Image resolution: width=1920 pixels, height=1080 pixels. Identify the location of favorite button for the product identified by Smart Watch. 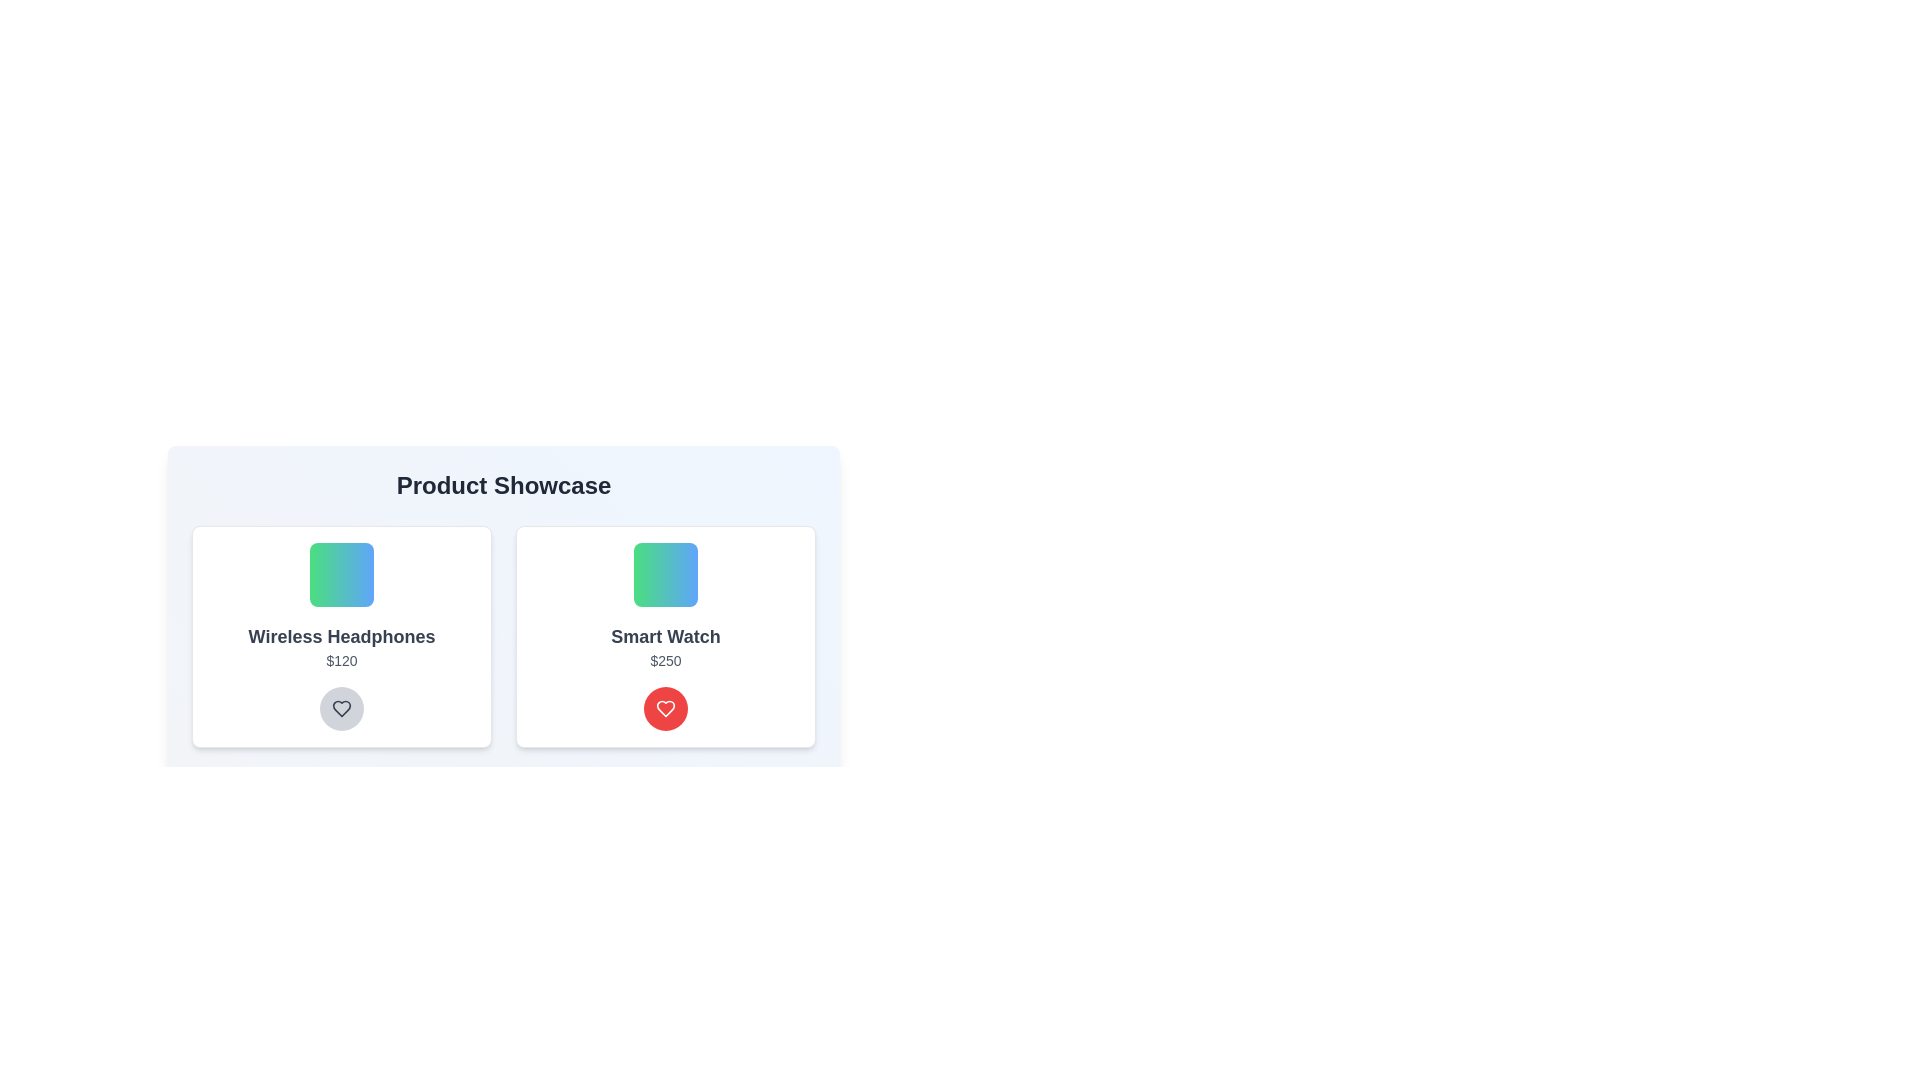
(666, 708).